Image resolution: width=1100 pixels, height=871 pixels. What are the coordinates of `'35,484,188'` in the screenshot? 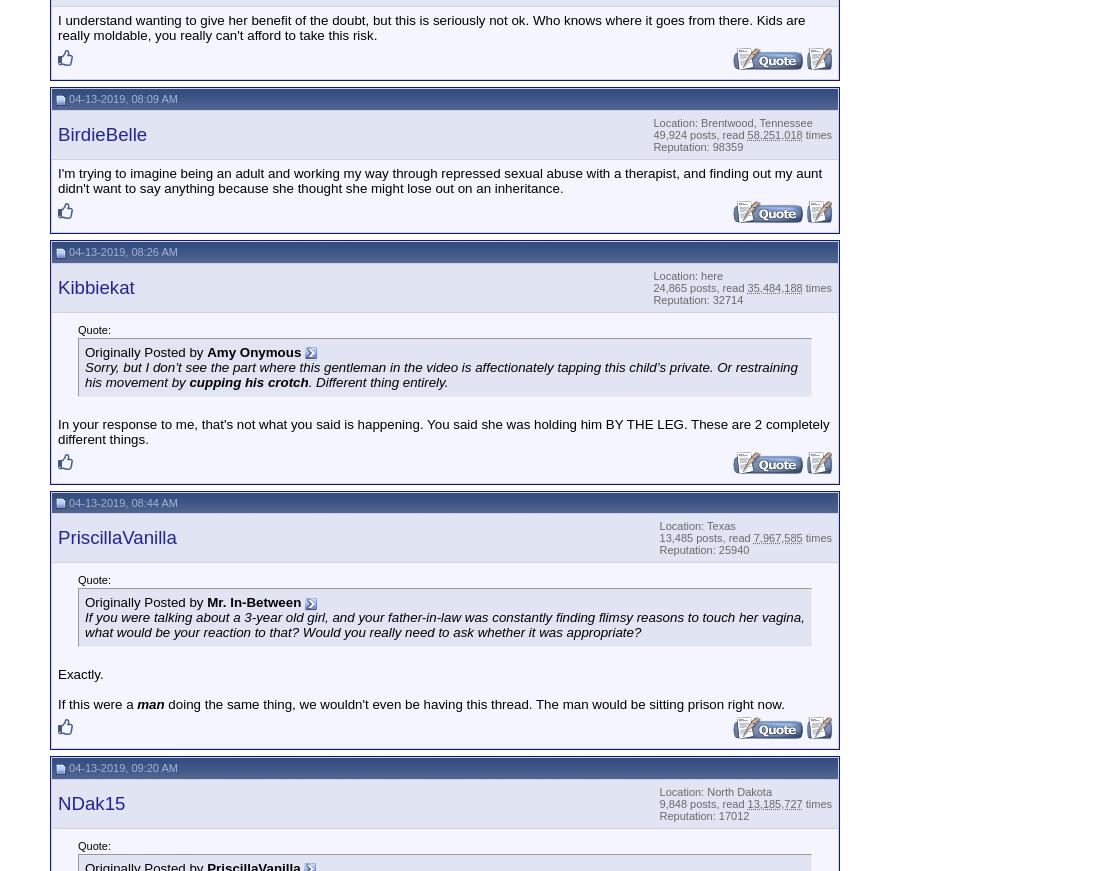 It's located at (774, 286).